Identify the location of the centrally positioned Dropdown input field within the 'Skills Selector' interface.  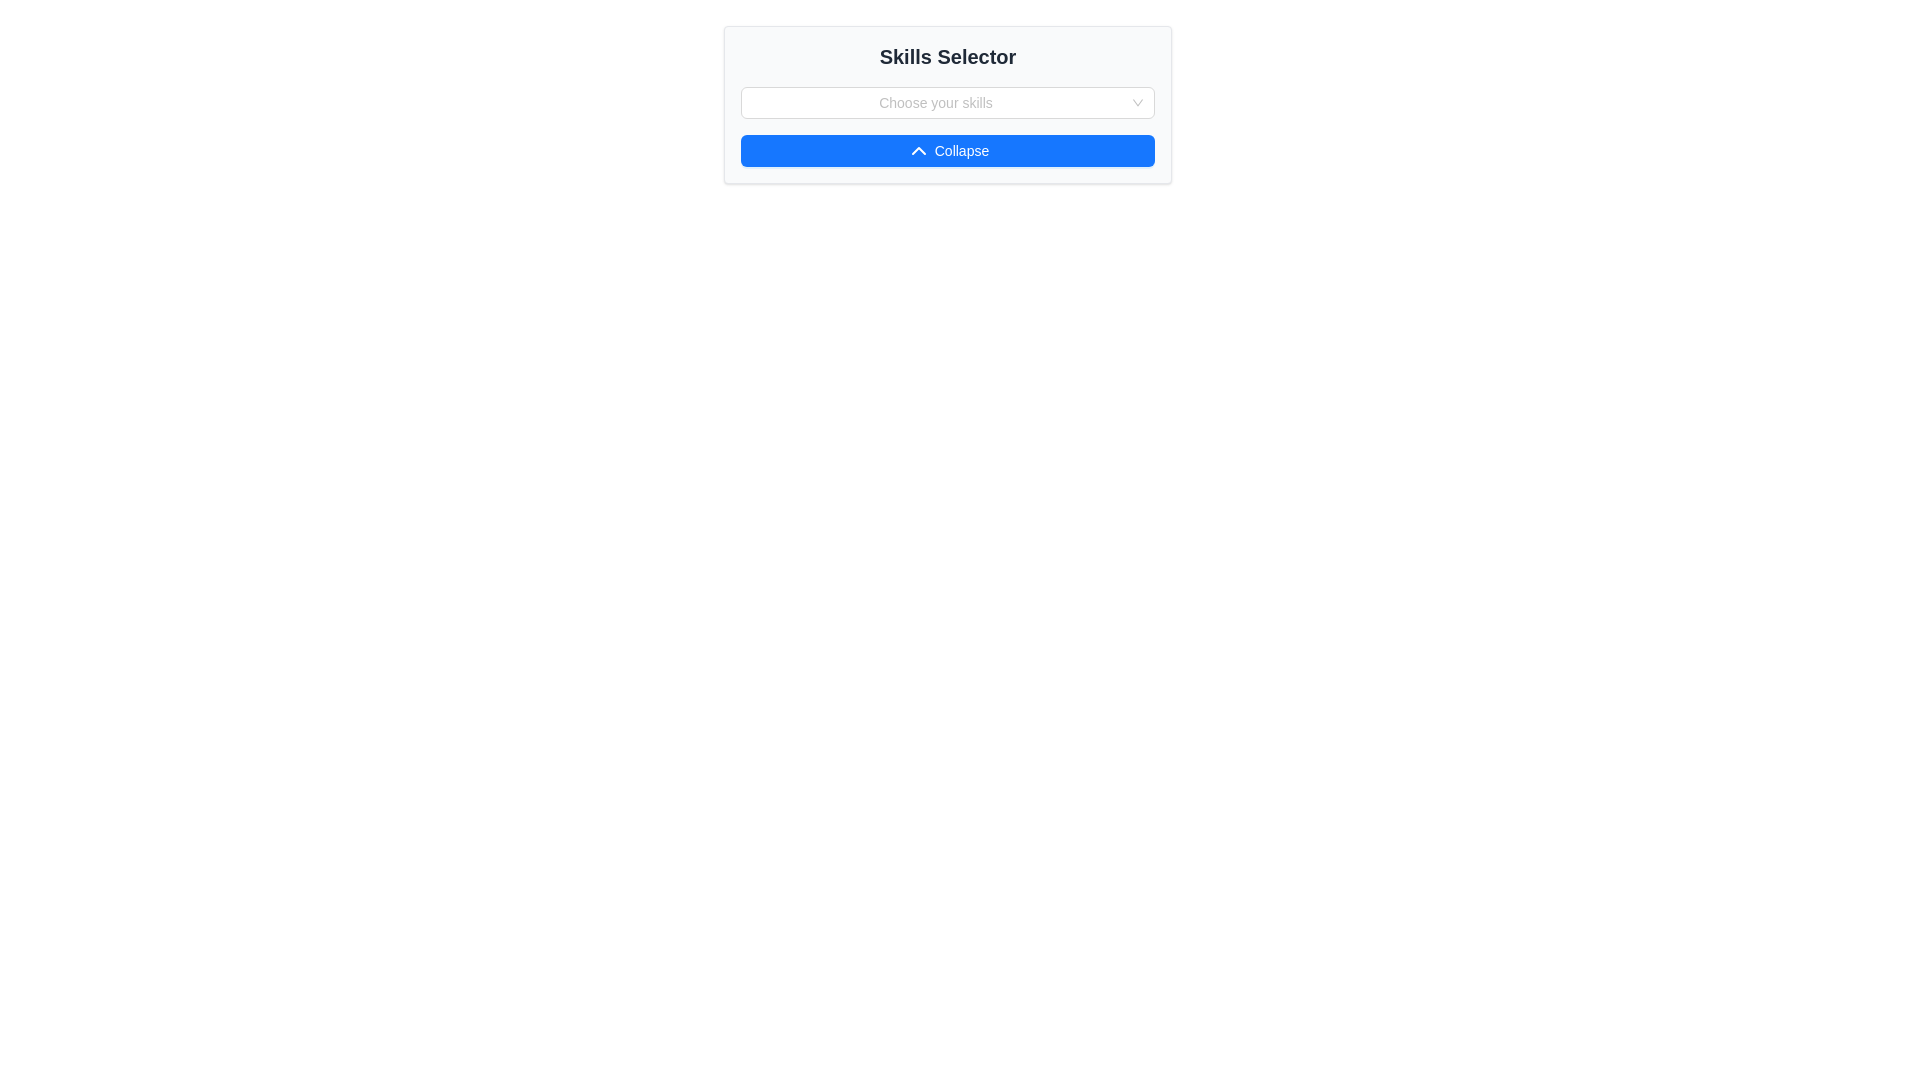
(936, 103).